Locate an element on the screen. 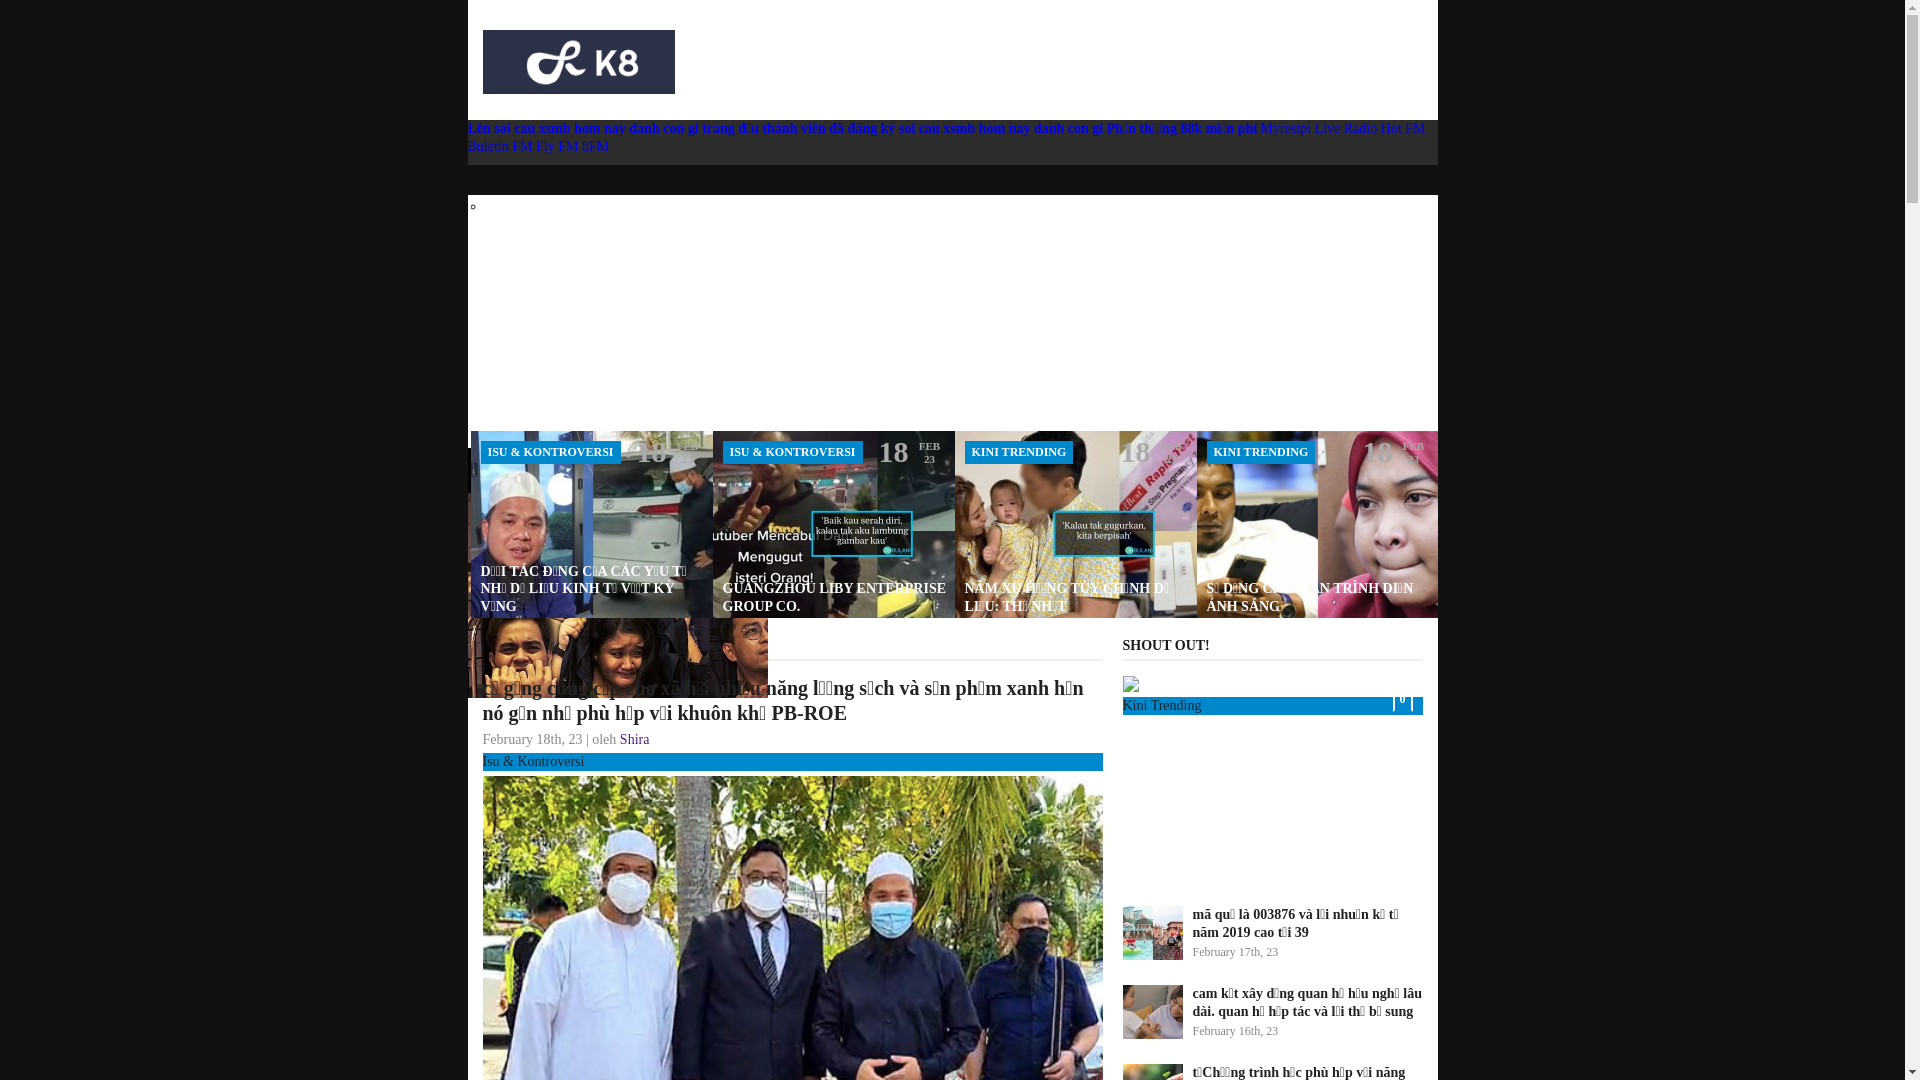 Image resolution: width=1920 pixels, height=1080 pixels. 'Hot FM' is located at coordinates (1402, 128).